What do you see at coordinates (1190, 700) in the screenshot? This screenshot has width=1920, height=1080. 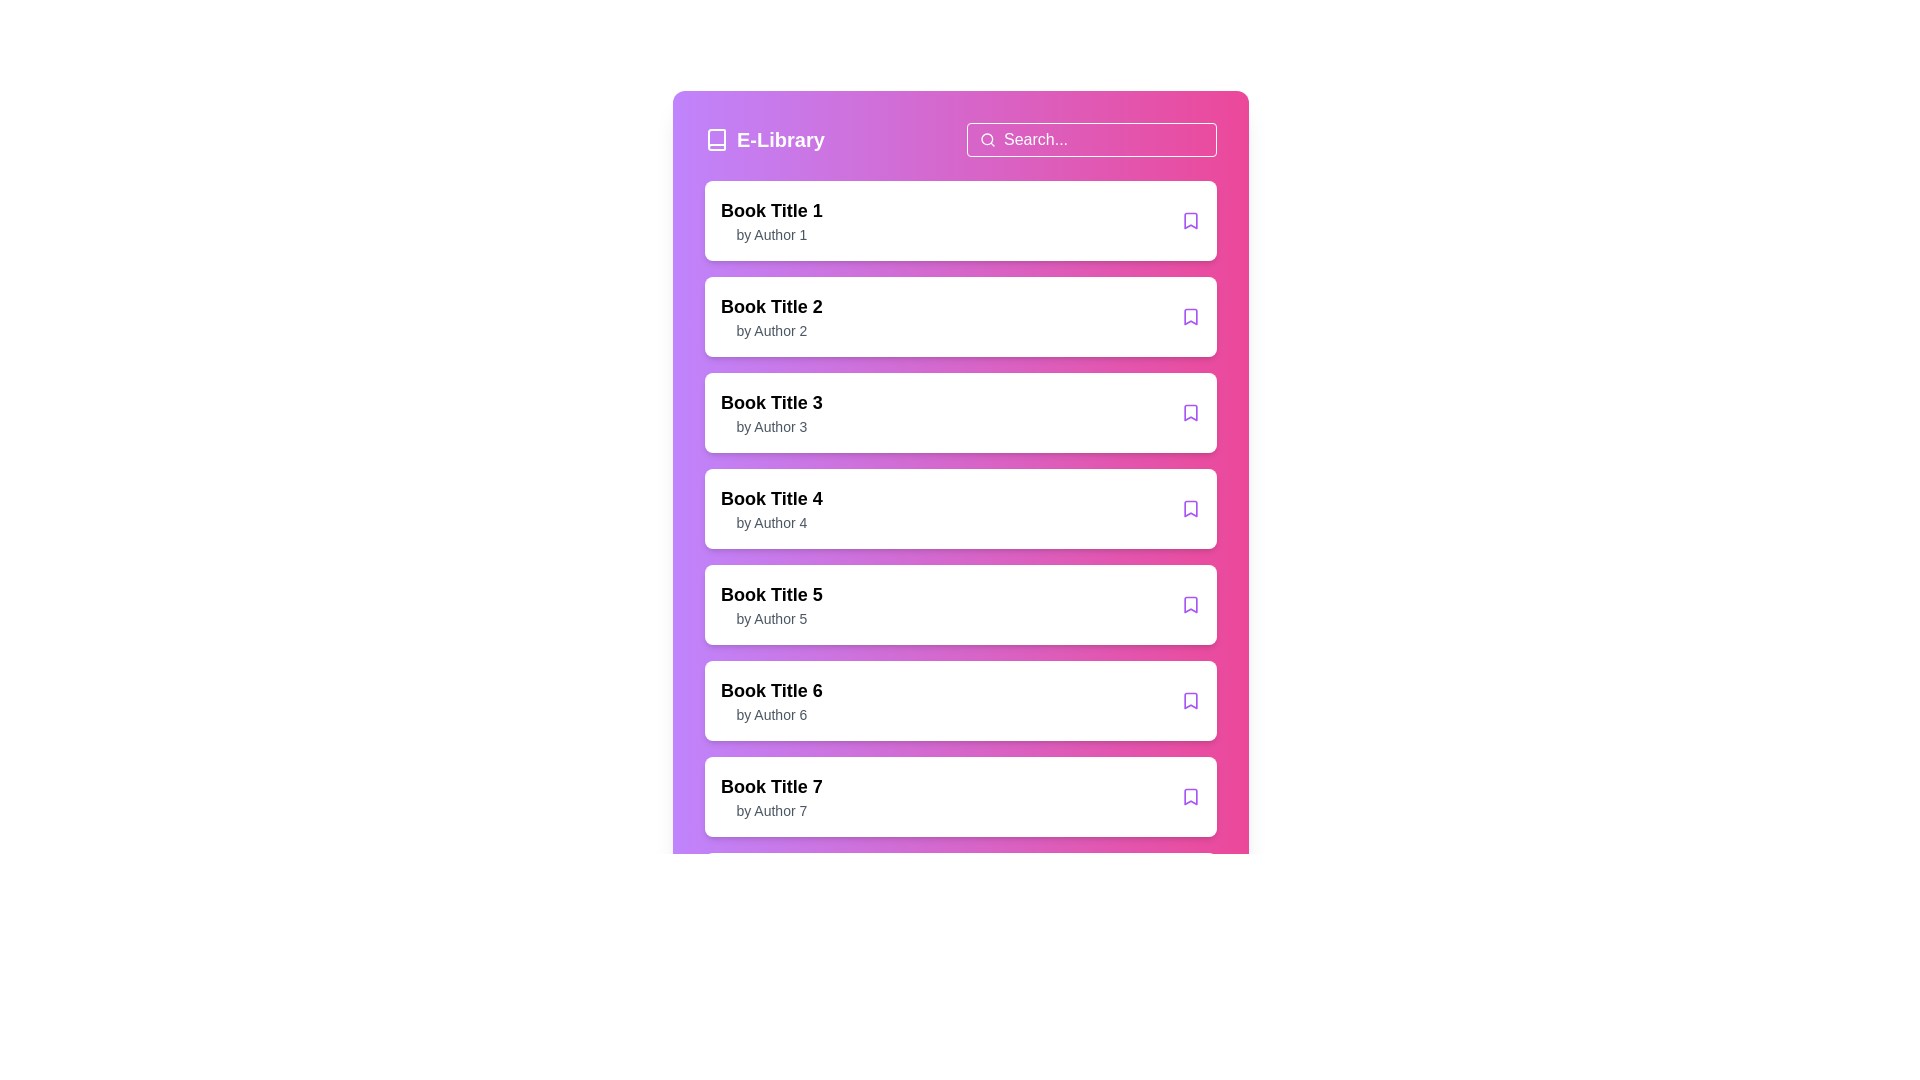 I see `the small purple bookmark-shaped icon with a translucent appearance located within the content card for 'Book Title 6 by Author 6'` at bounding box center [1190, 700].